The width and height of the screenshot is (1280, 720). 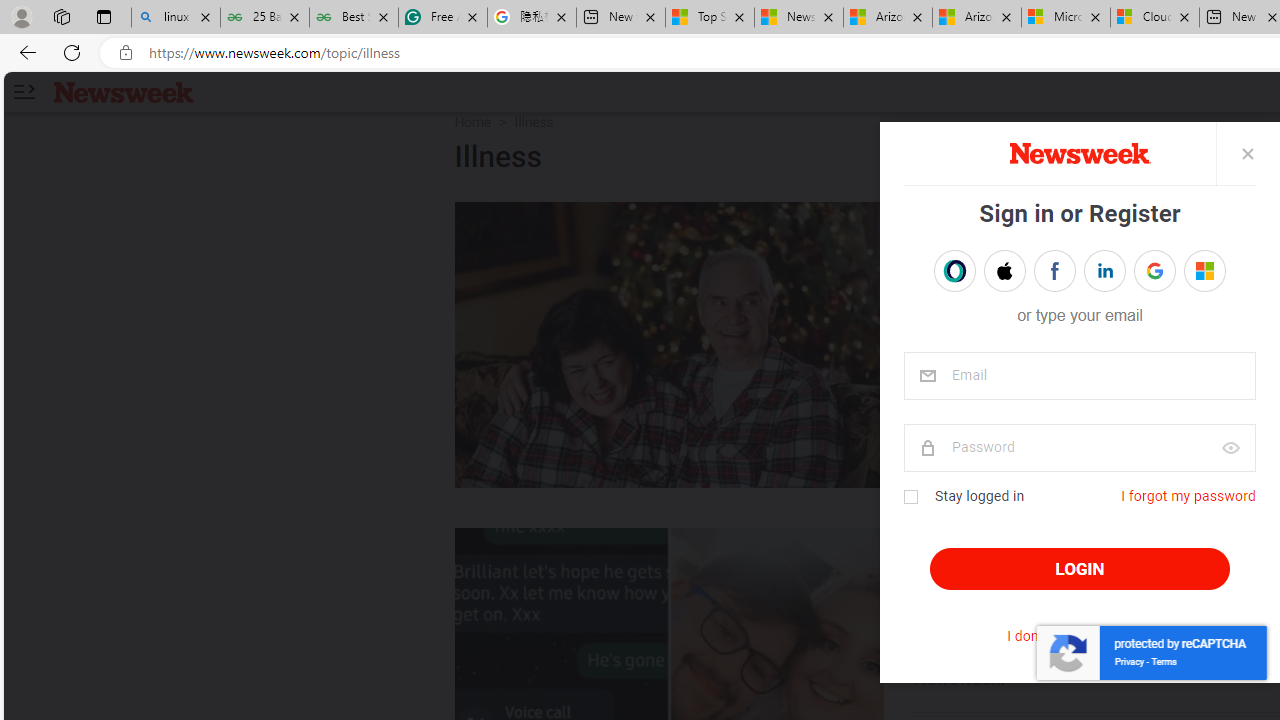 I want to click on 'Class: checkbox', so click(x=909, y=496).